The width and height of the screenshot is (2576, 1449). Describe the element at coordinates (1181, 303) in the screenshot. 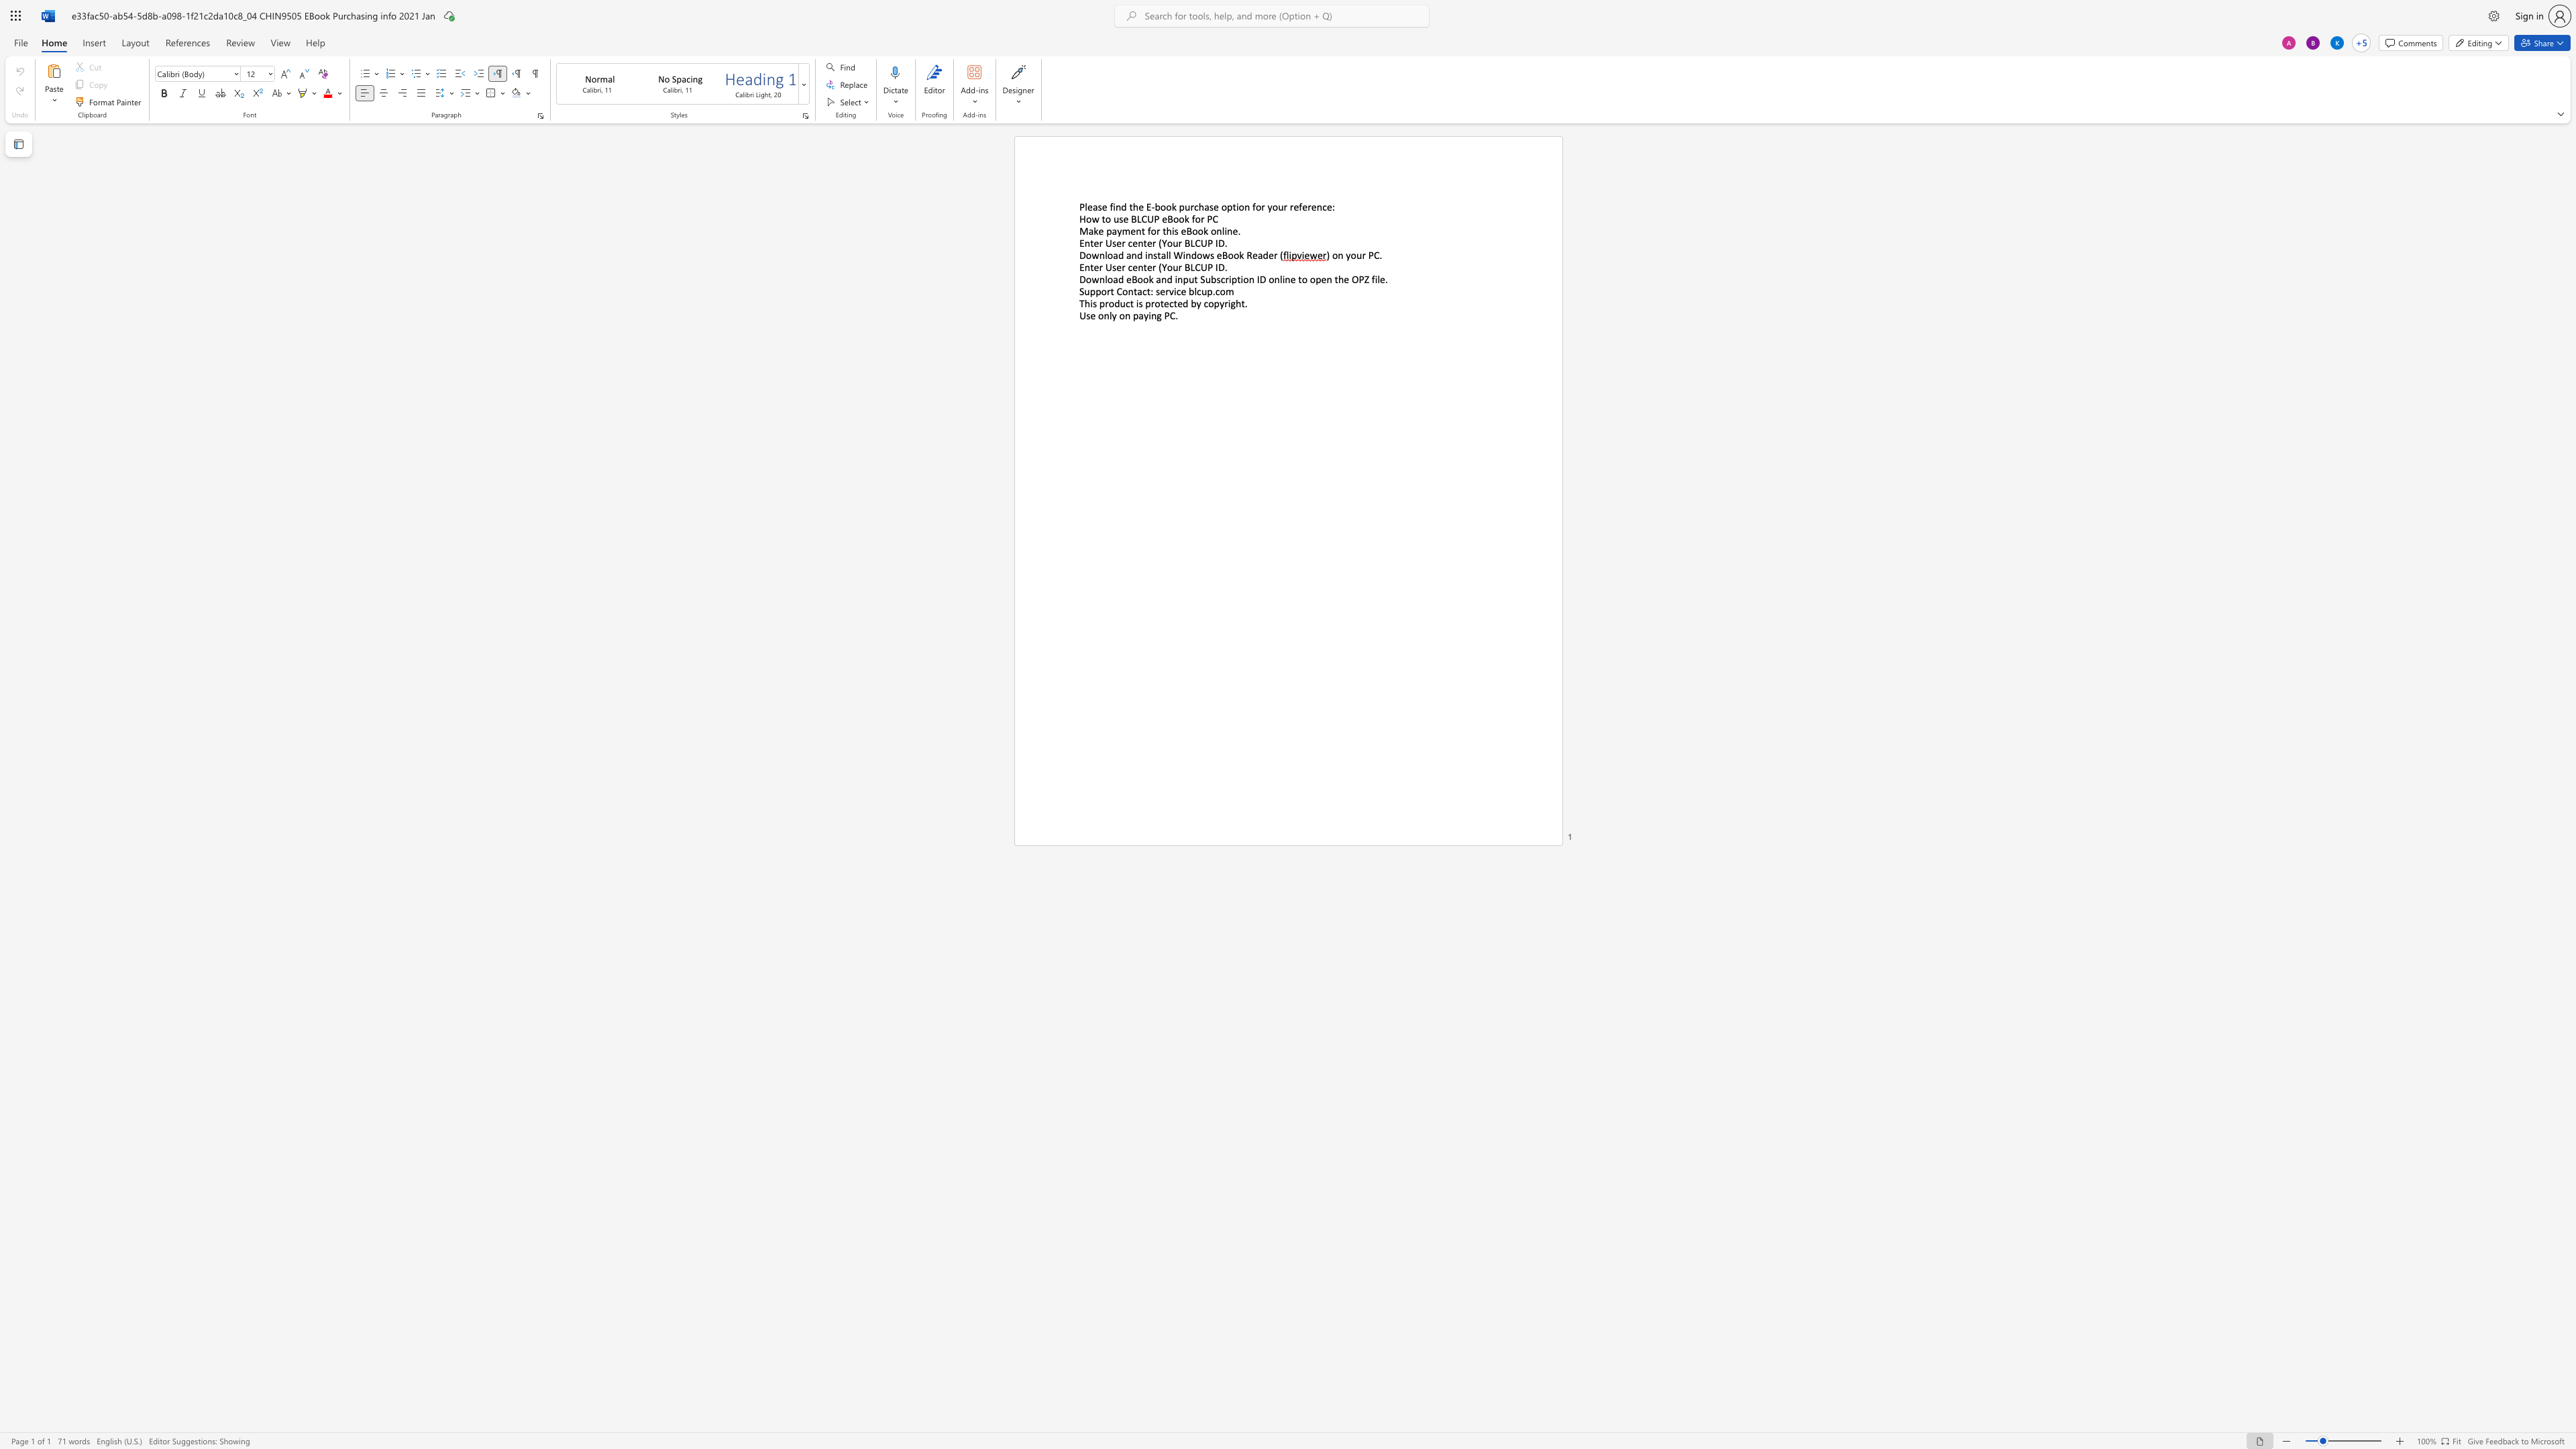

I see `the subset text "d by cop" within the text "This product is protected by copyright."` at that location.